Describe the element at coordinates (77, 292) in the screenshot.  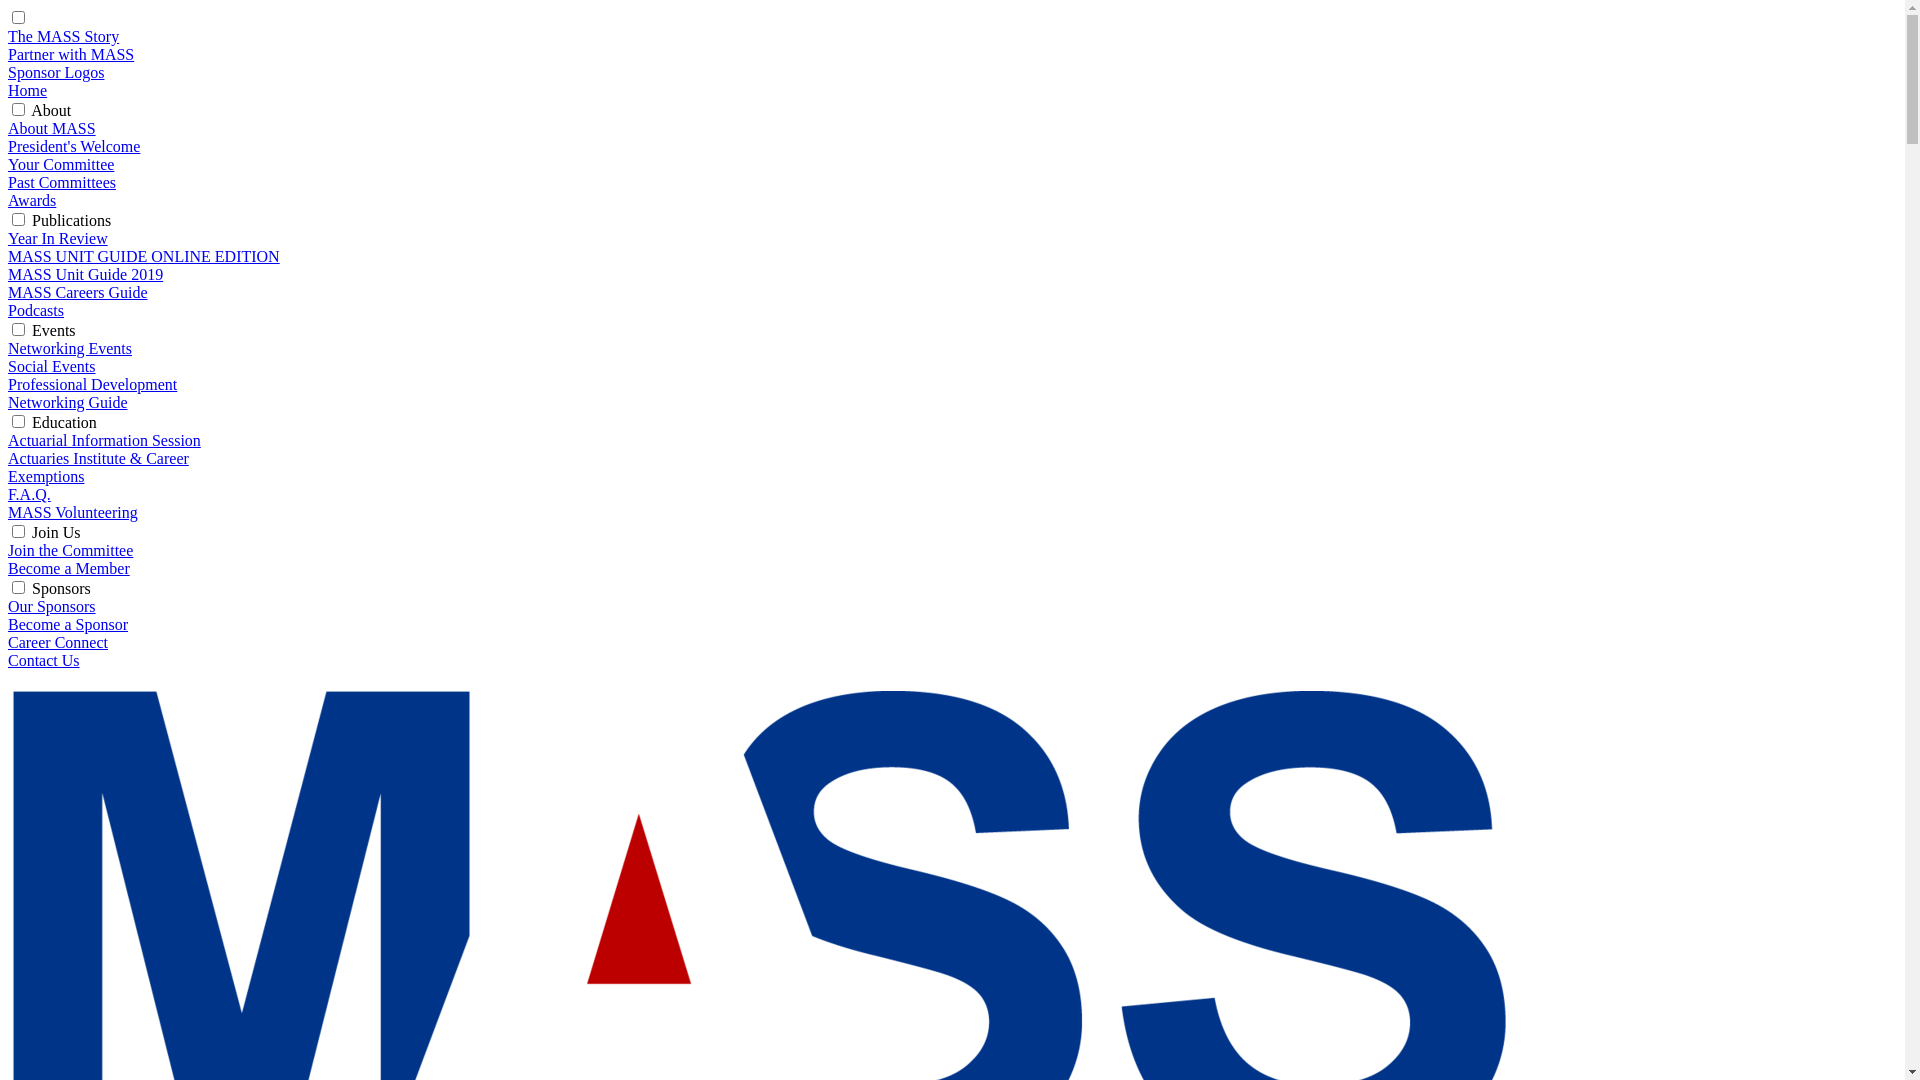
I see `'MASS Careers Guide'` at that location.